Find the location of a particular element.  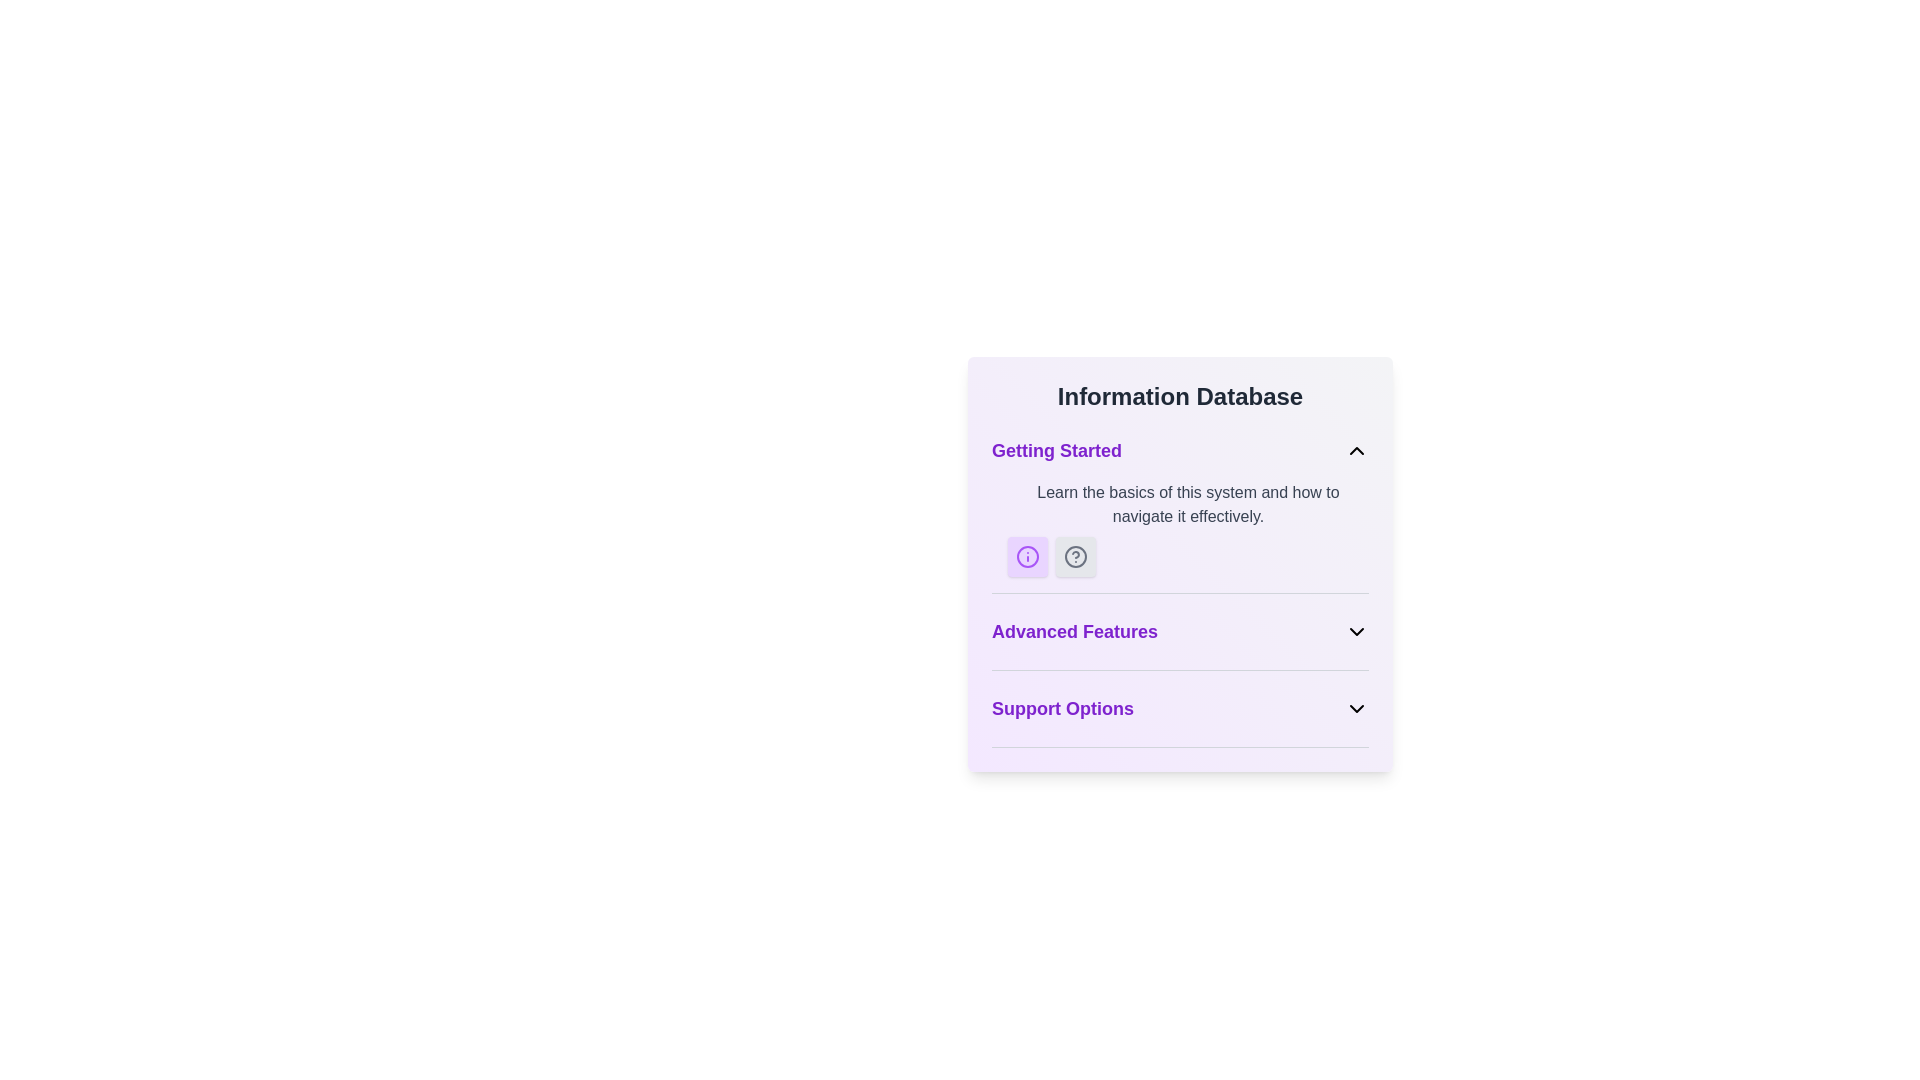

the text label displaying 'Support Options', which is styled in bold purple font and located below the 'Advanced Features' header is located at coordinates (1061, 708).